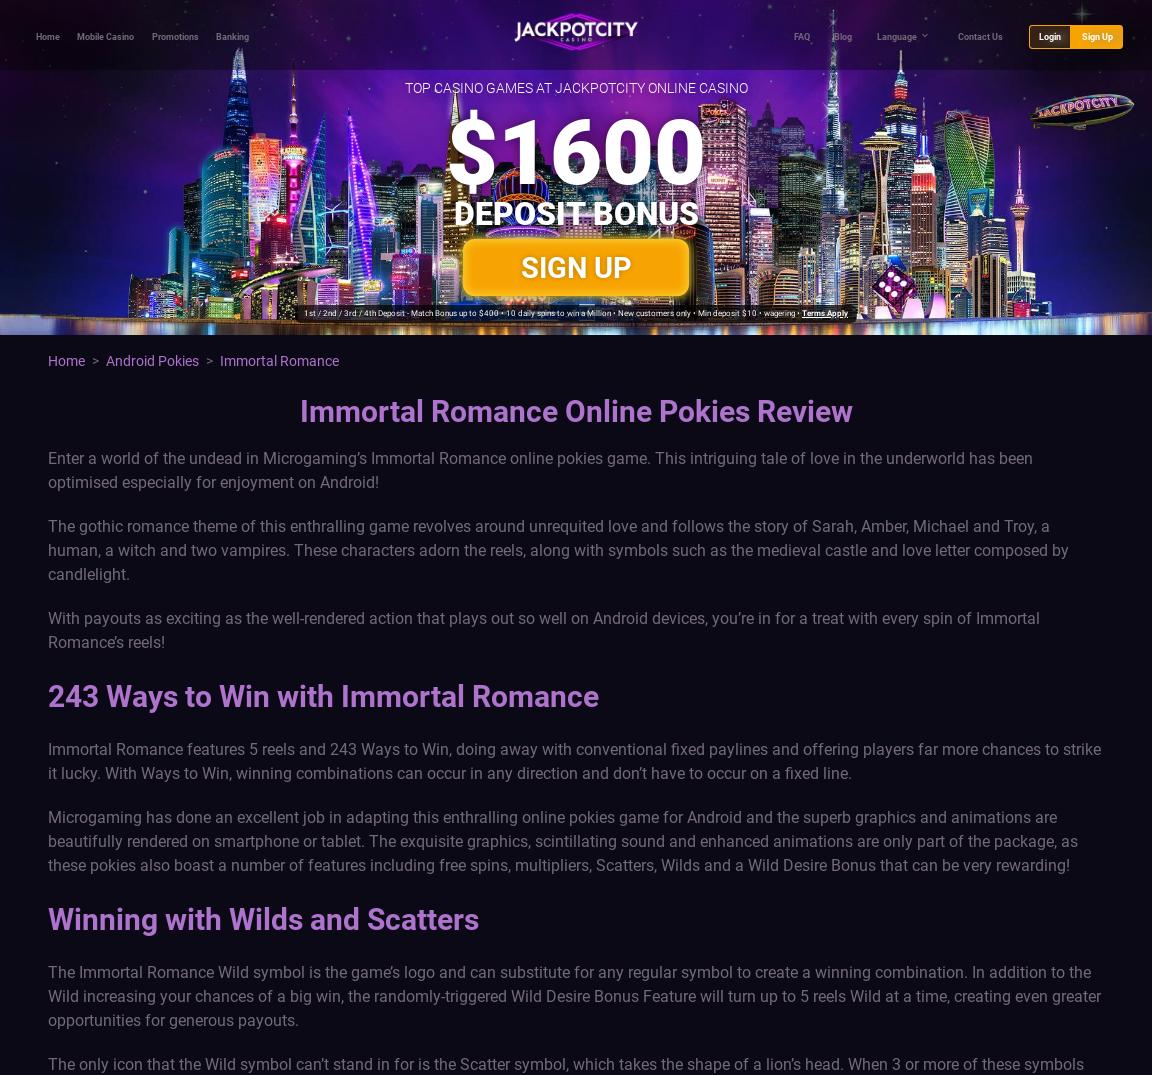  What do you see at coordinates (279, 360) in the screenshot?
I see `'Immortal Romance'` at bounding box center [279, 360].